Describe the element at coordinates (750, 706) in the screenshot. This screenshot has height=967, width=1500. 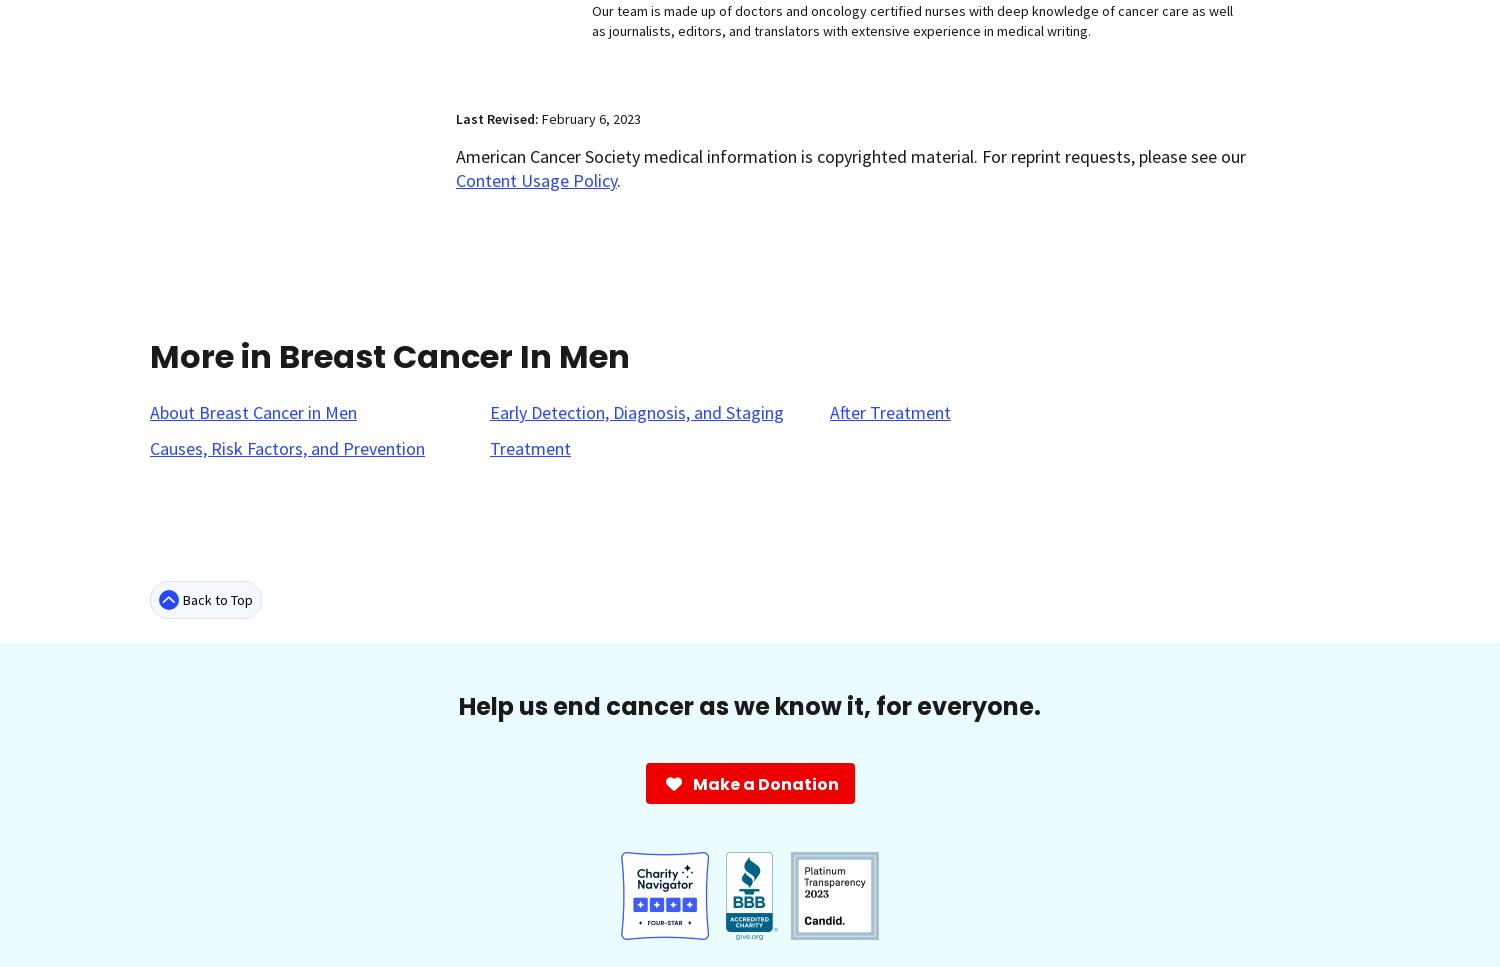
I see `'Help us end cancer as we know it, for everyone.'` at that location.